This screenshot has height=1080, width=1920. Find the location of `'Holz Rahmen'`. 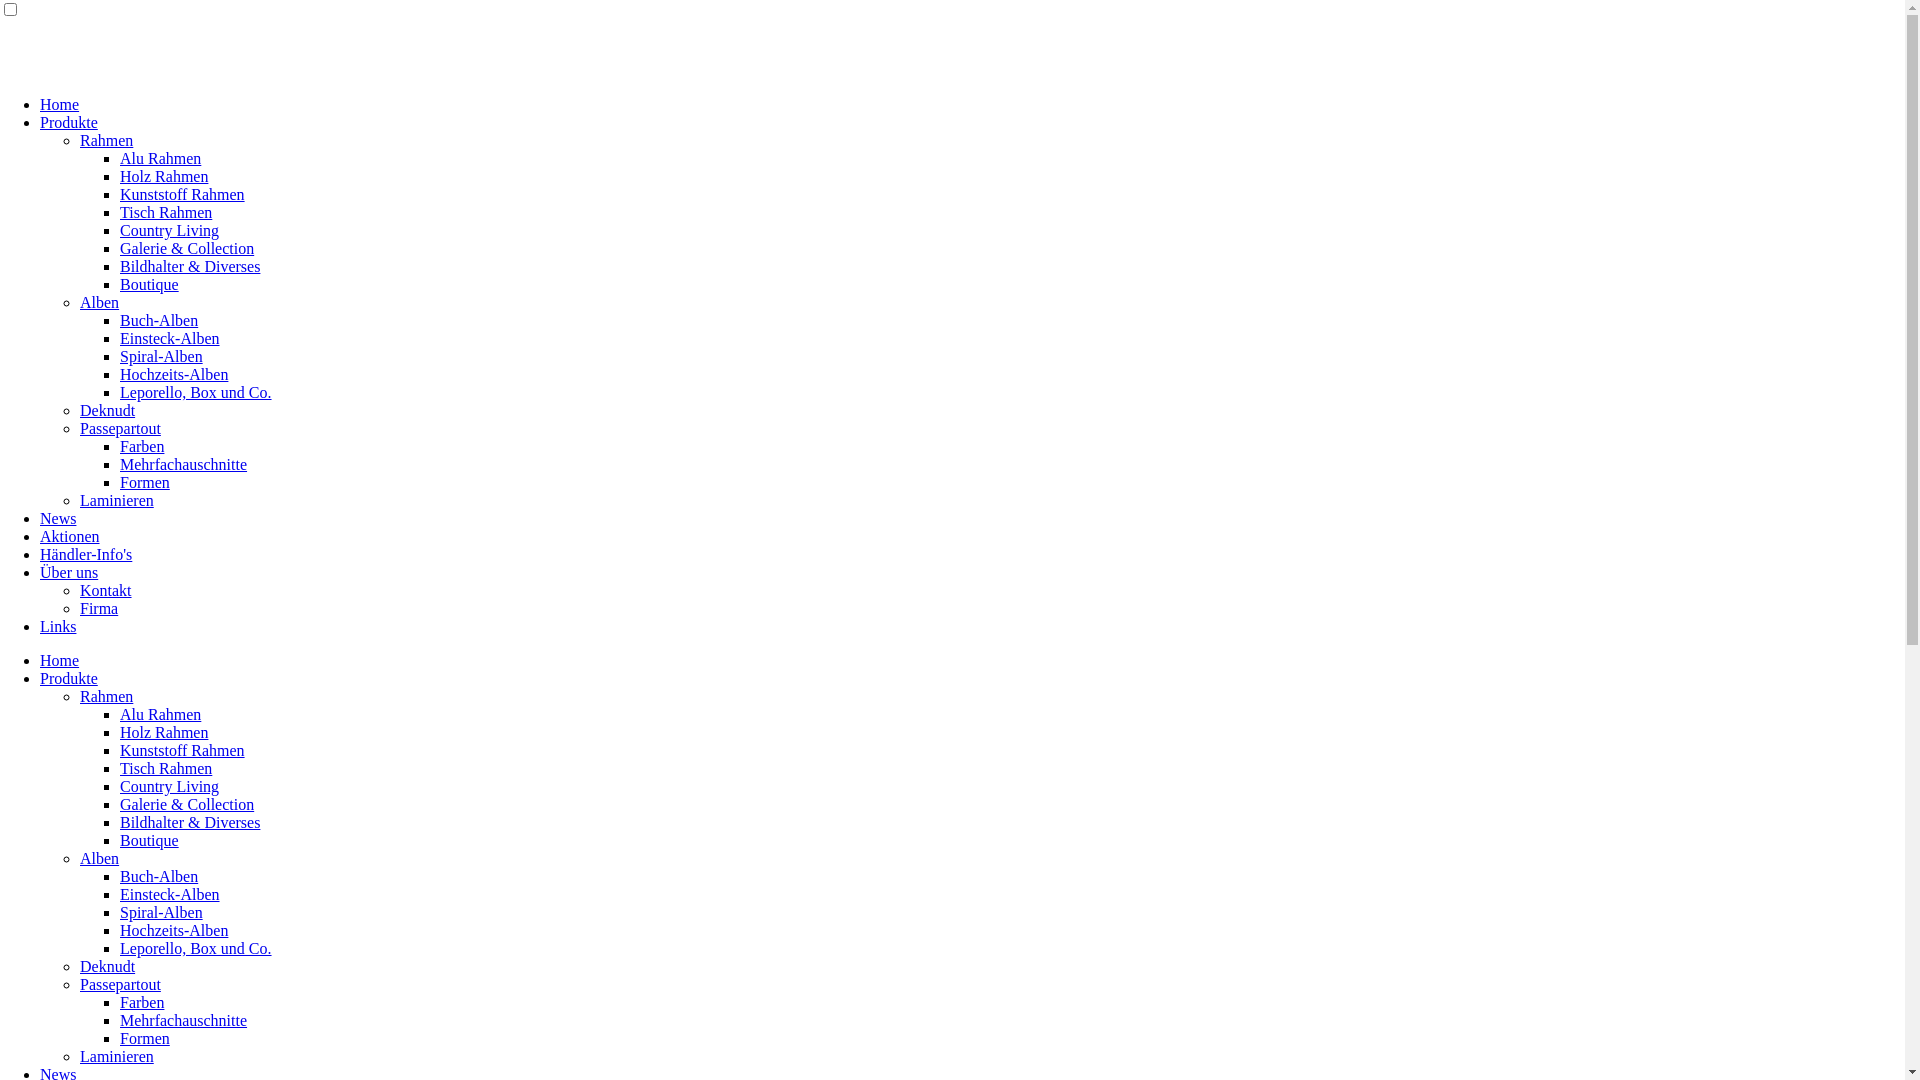

'Holz Rahmen' is located at coordinates (163, 732).